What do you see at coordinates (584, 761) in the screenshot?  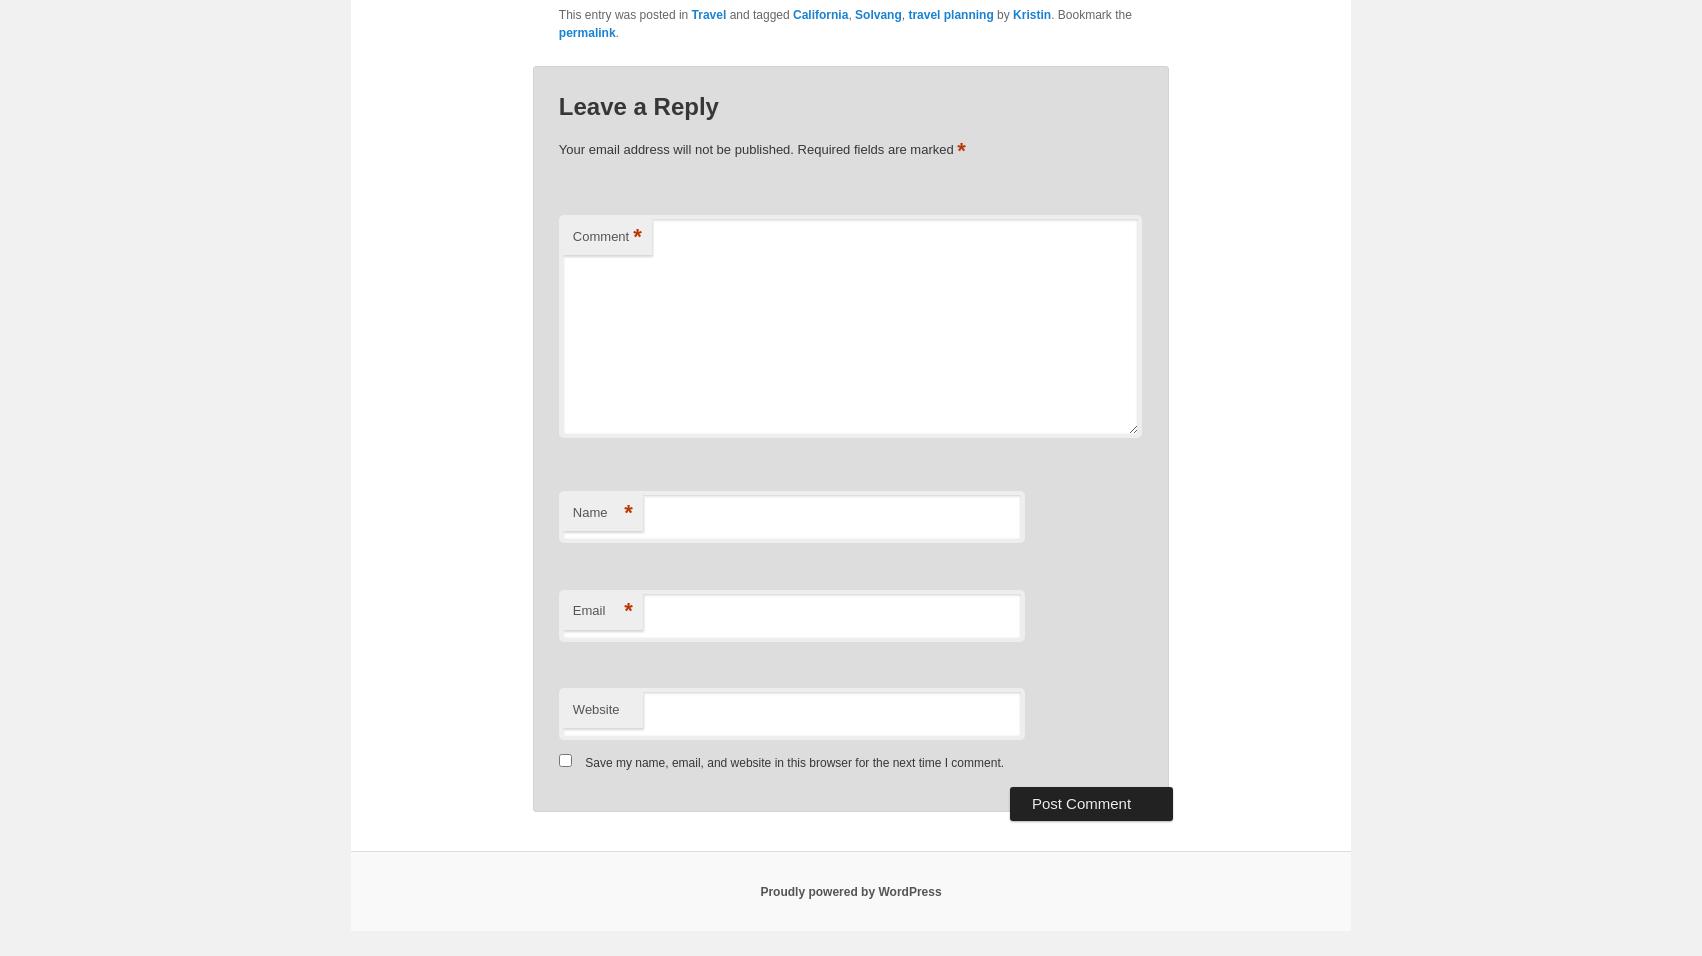 I see `'Save my name, email, and website in this browser for the next time I comment.'` at bounding box center [584, 761].